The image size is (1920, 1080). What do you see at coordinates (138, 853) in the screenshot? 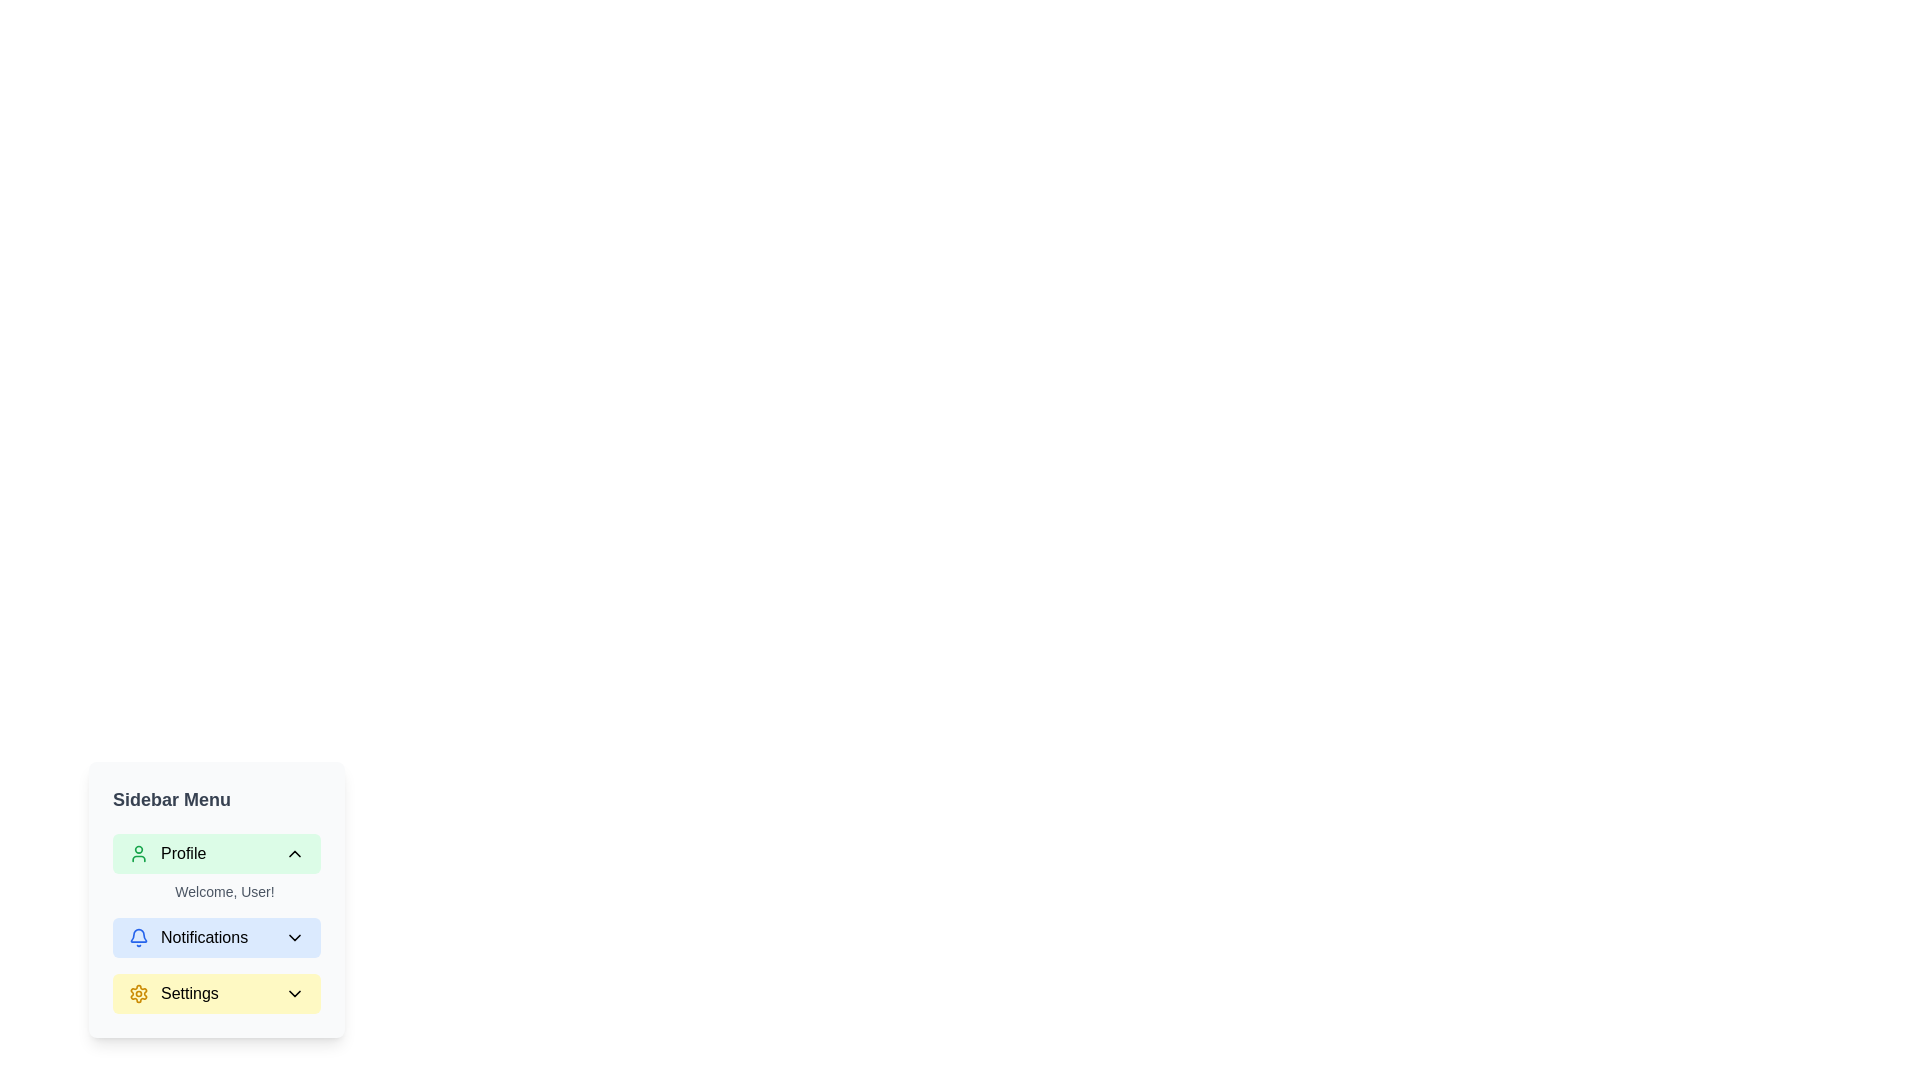
I see `the profile vector graphic icon located on the left side of the group adjacent to the 'Profile' label in the sidebar menu` at bounding box center [138, 853].